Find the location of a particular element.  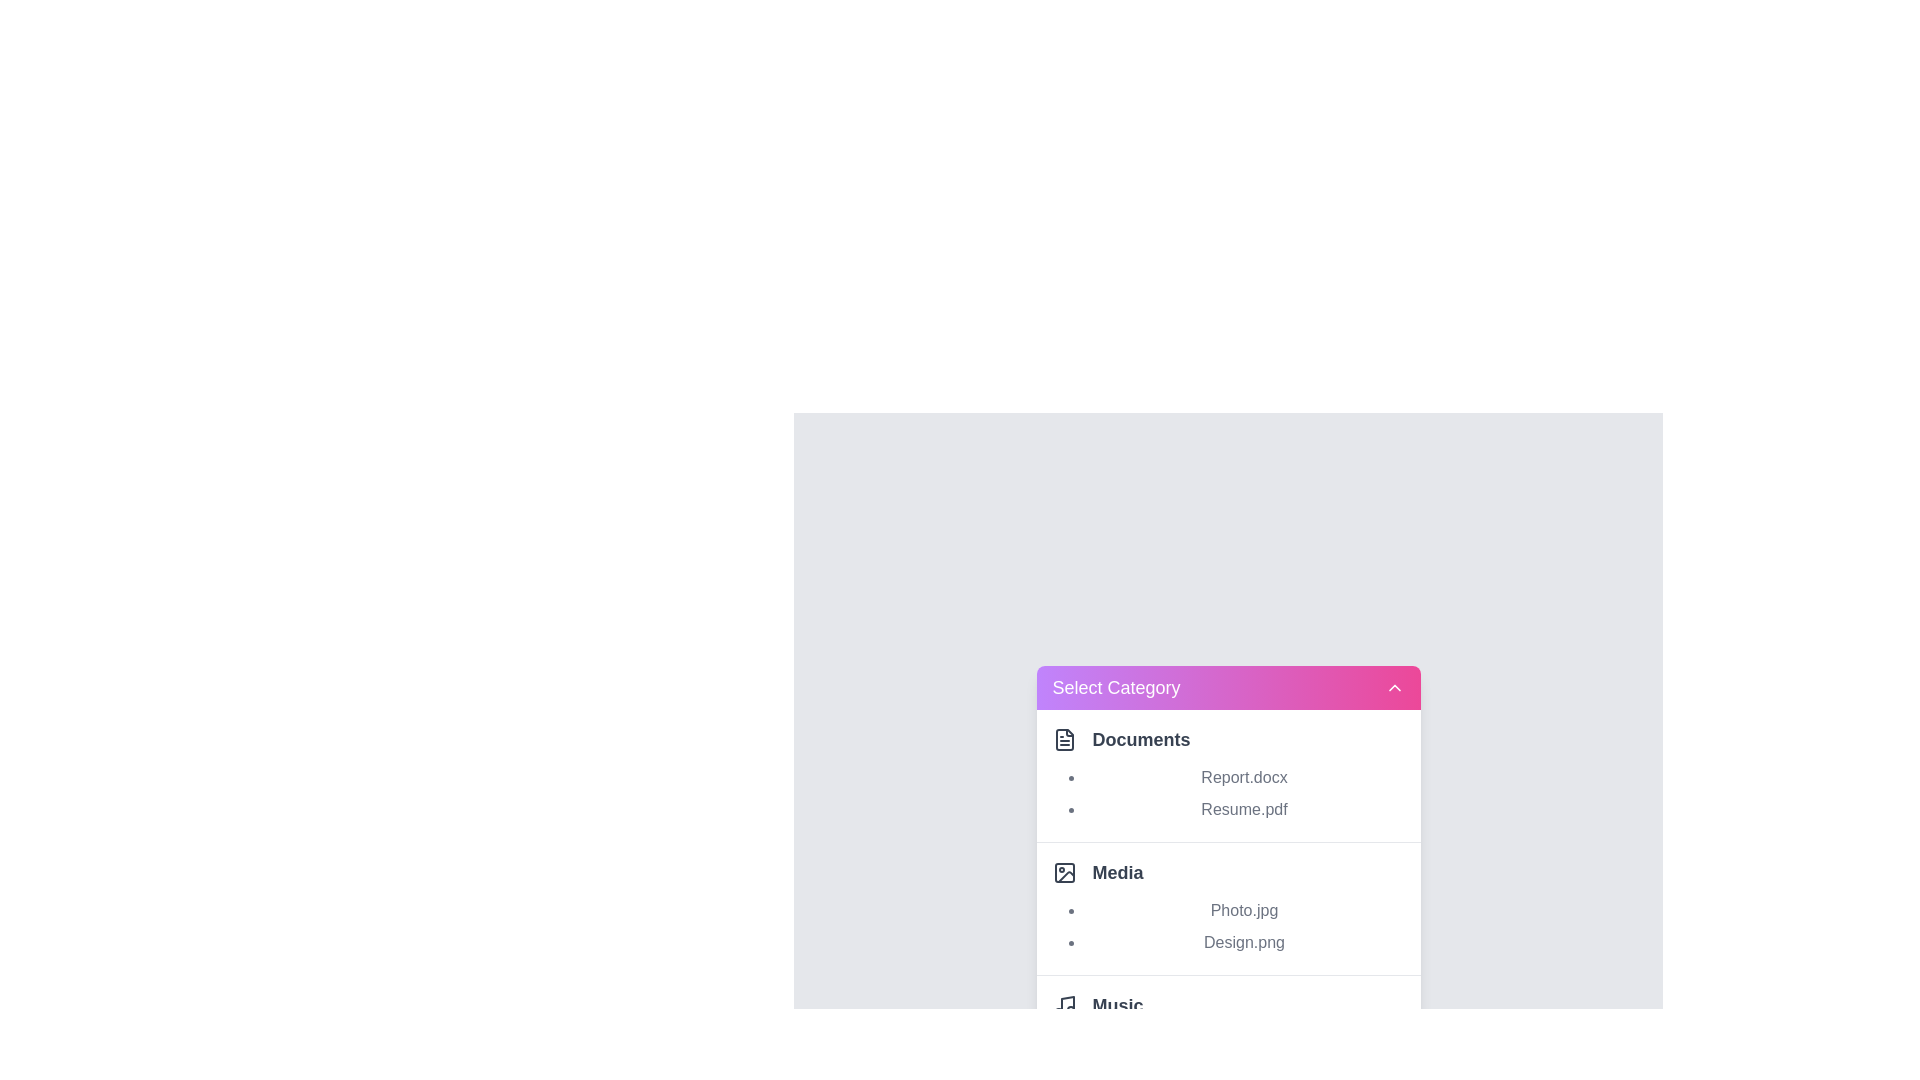

the text label displaying the file name 'Report.docx', which is the first item in the list under the 'Documents' category is located at coordinates (1243, 776).